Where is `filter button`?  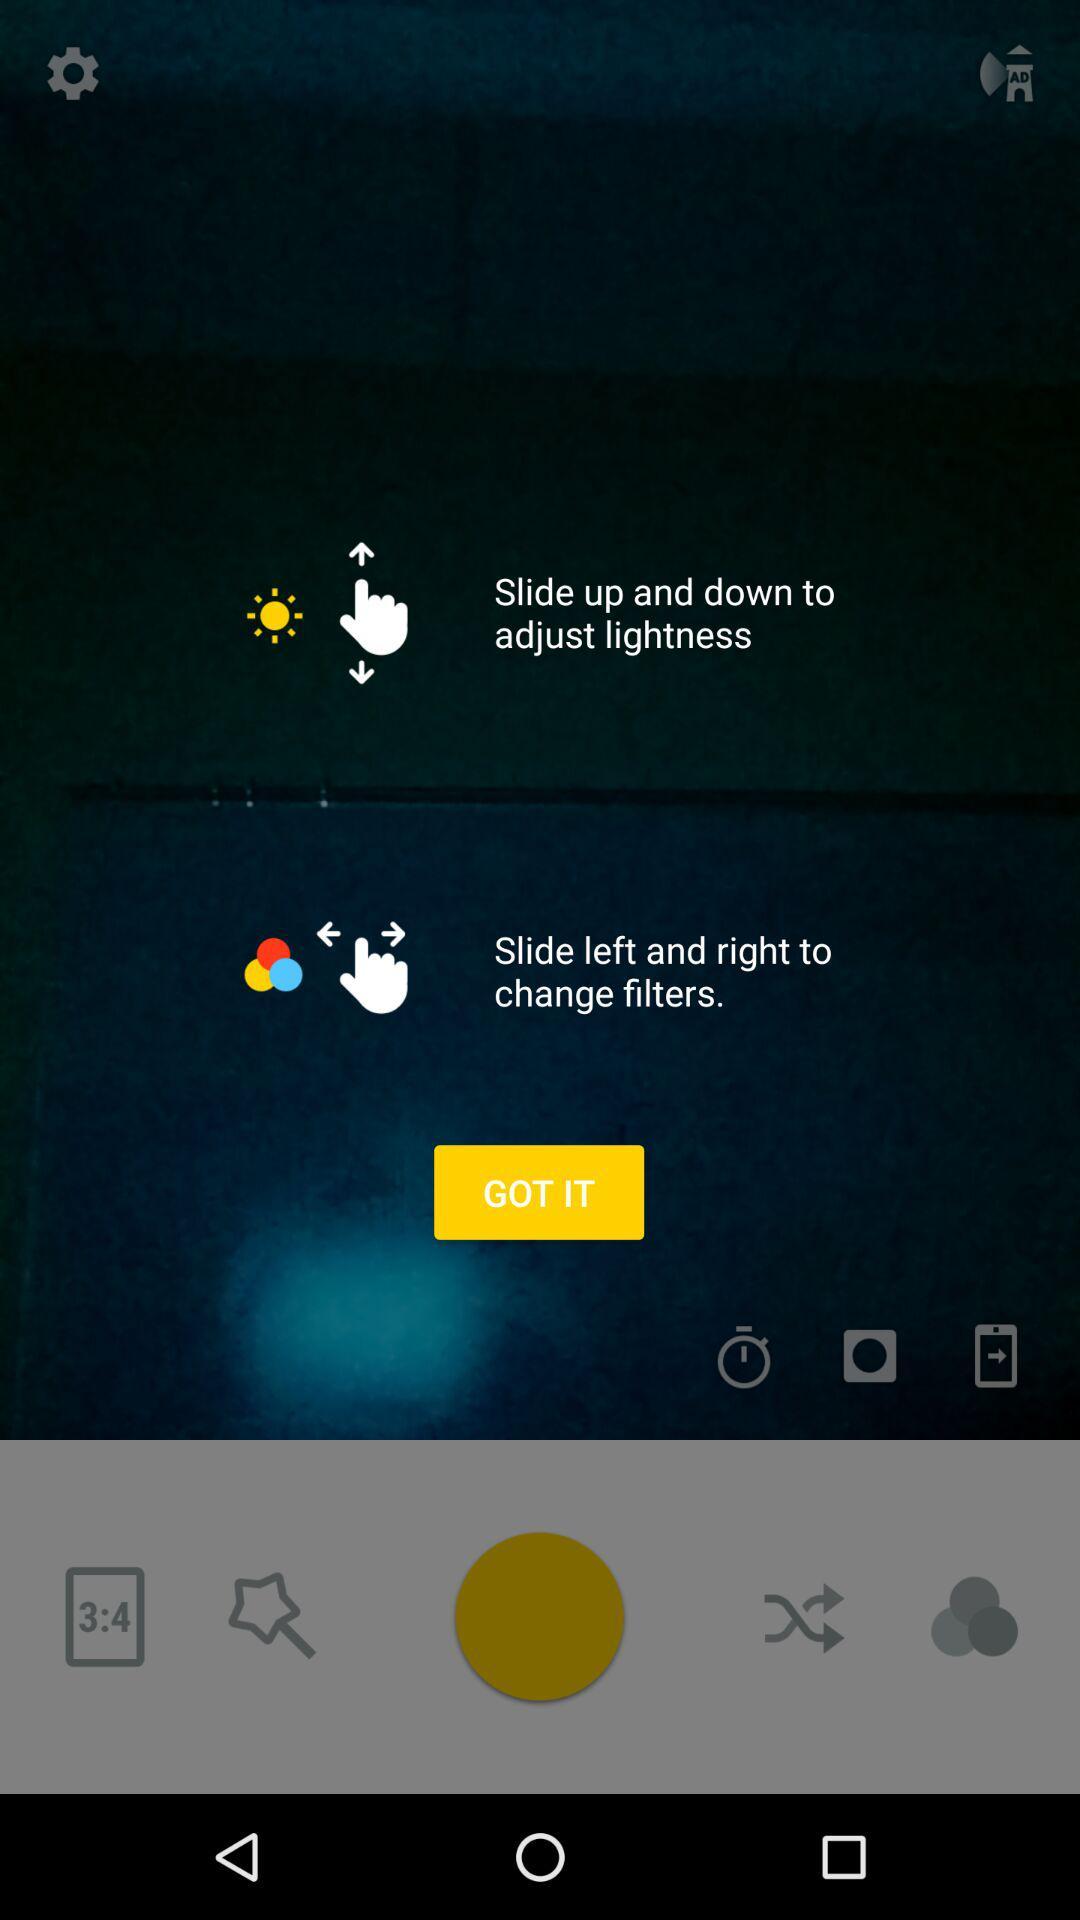
filter button is located at coordinates (974, 1617).